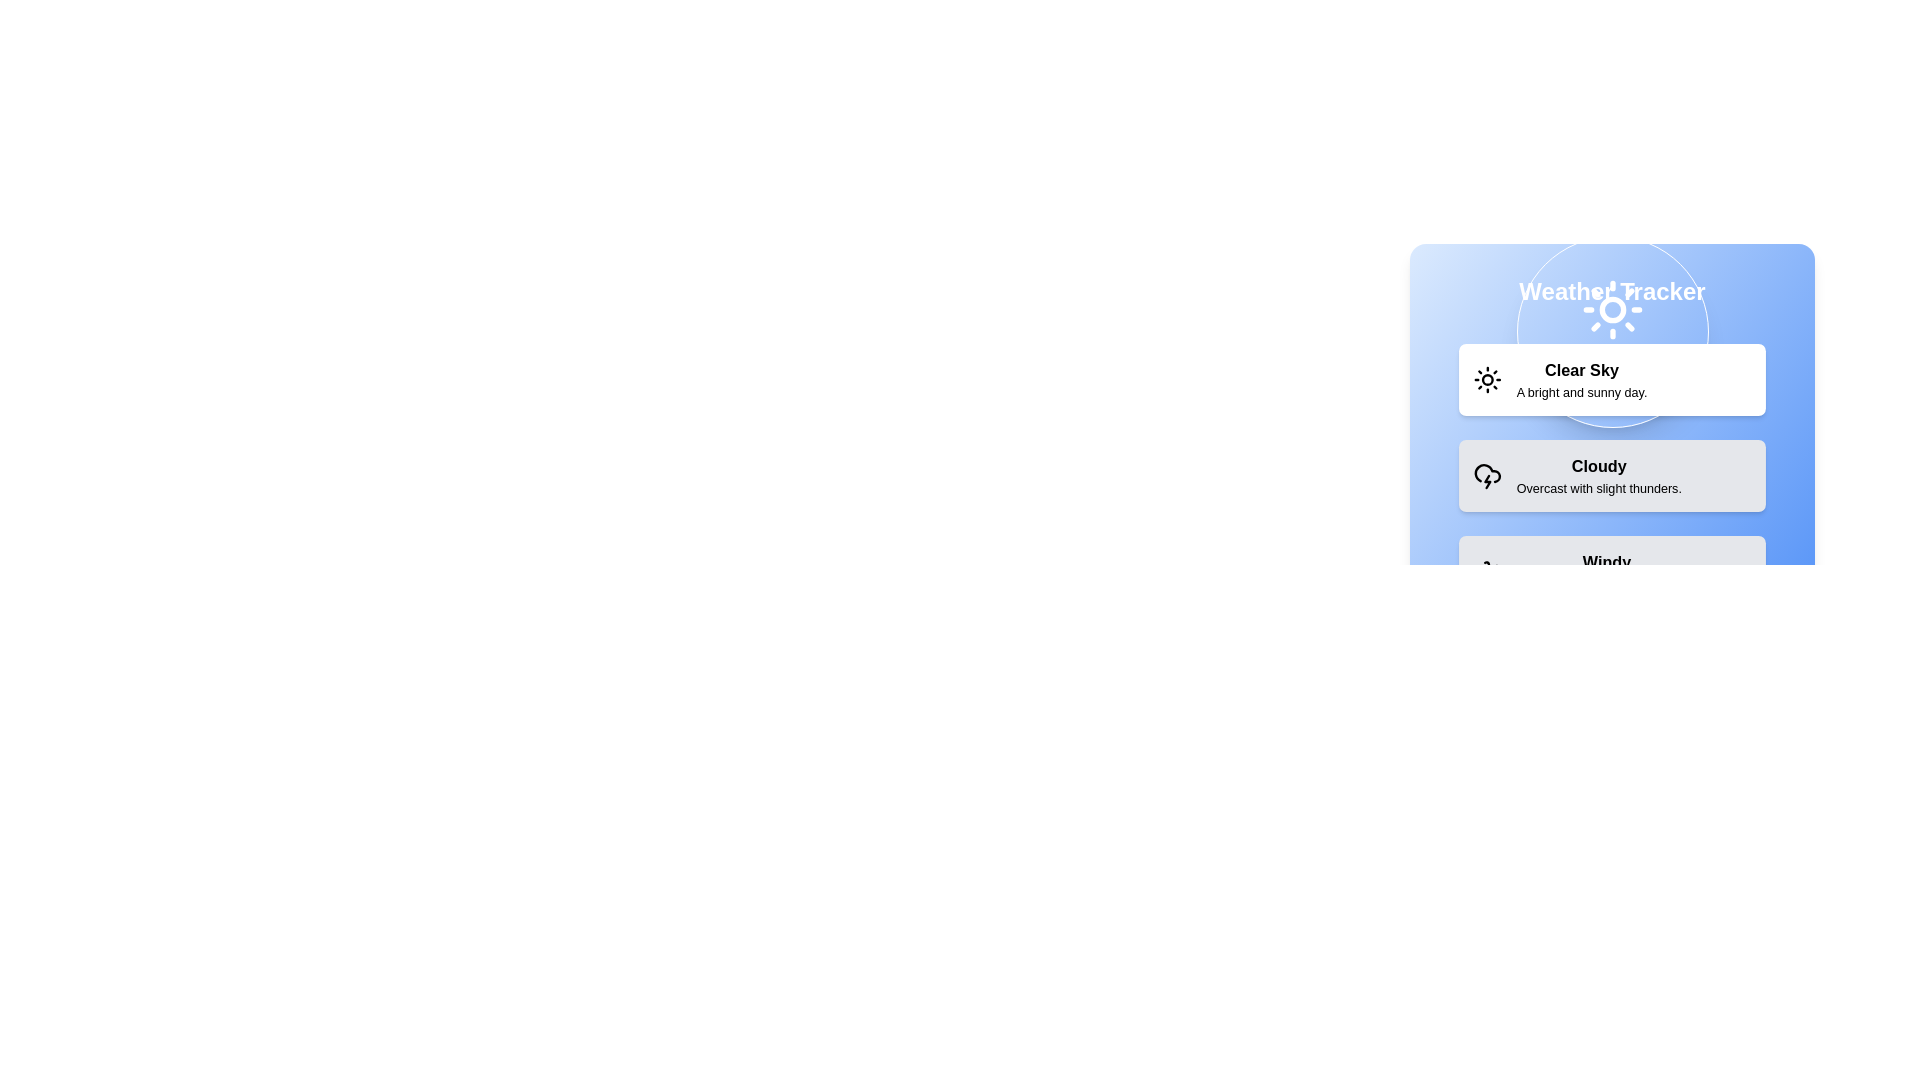  I want to click on the second panel displaying weather information indicating 'Cloudy' conditions, which includes a description of overcast conditions and slight thunders, so click(1612, 475).